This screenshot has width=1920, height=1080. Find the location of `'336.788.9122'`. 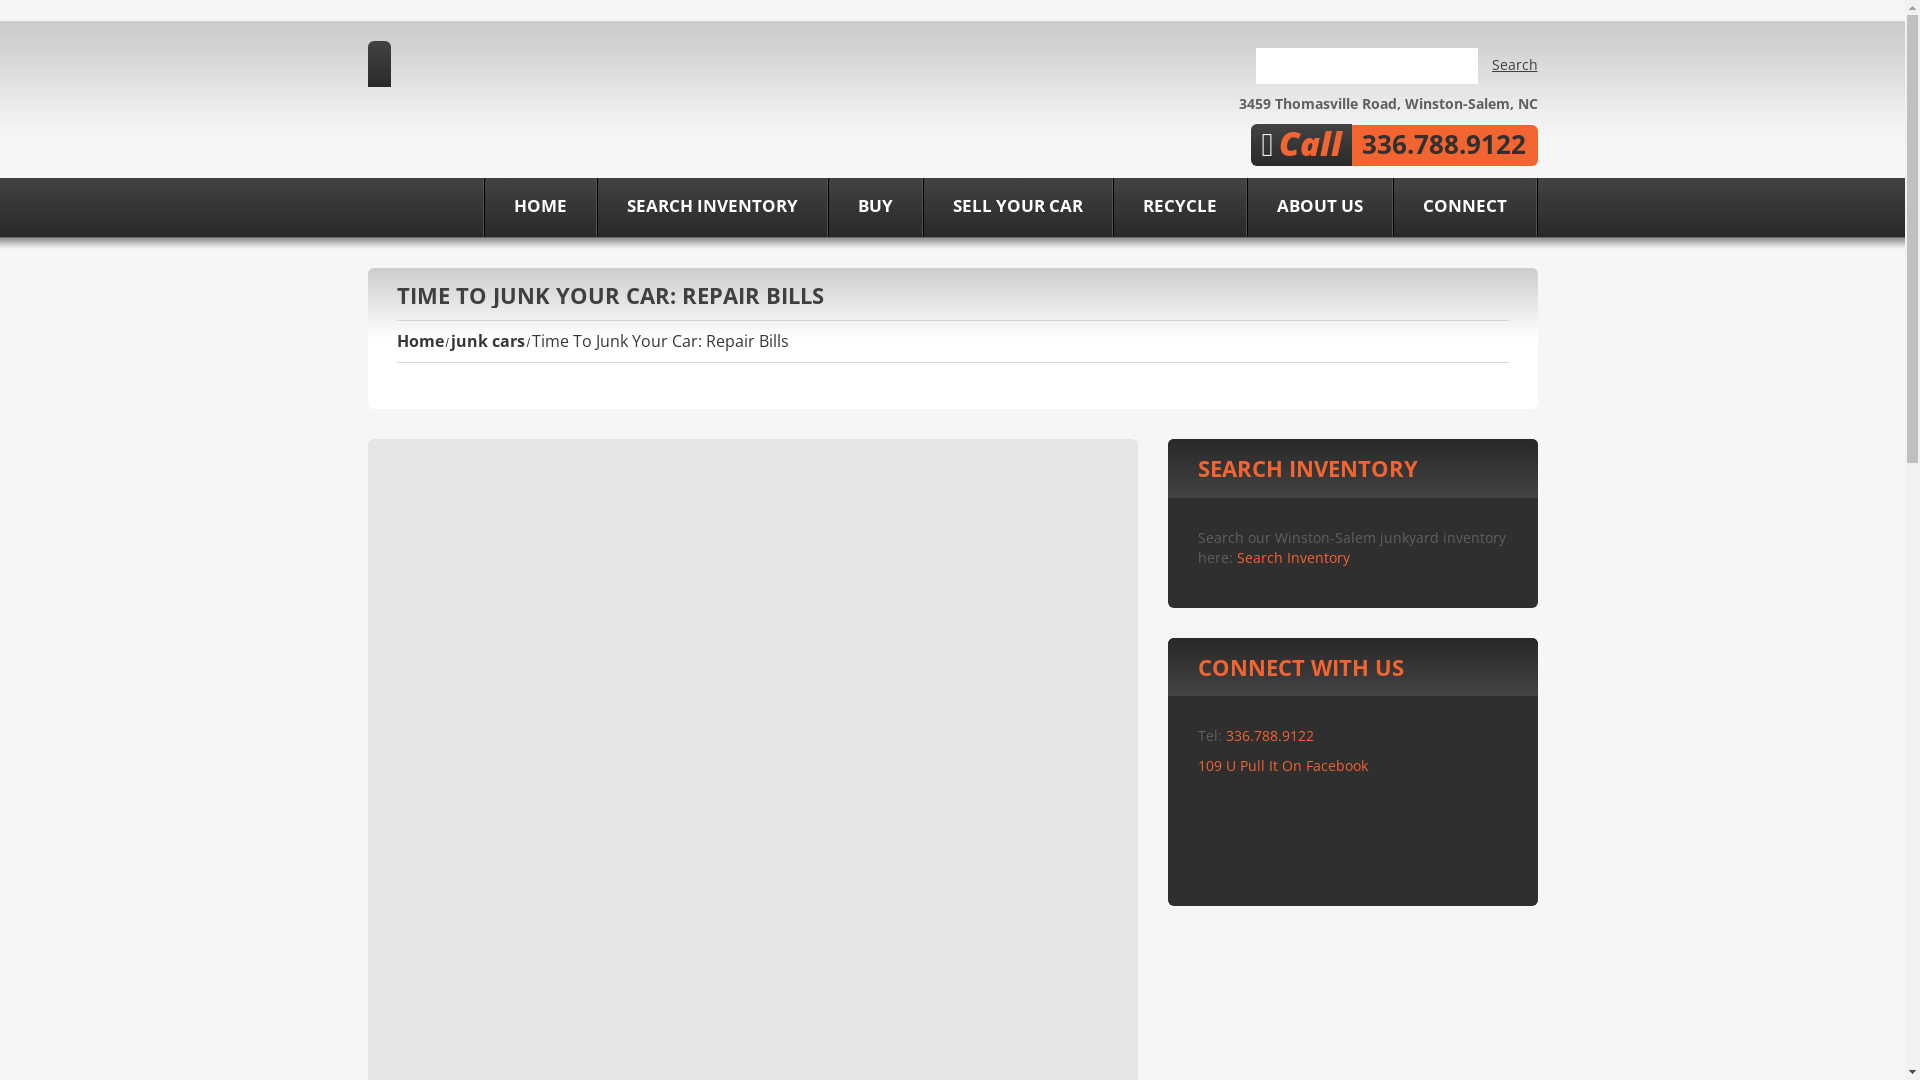

'336.788.9122' is located at coordinates (1266, 735).